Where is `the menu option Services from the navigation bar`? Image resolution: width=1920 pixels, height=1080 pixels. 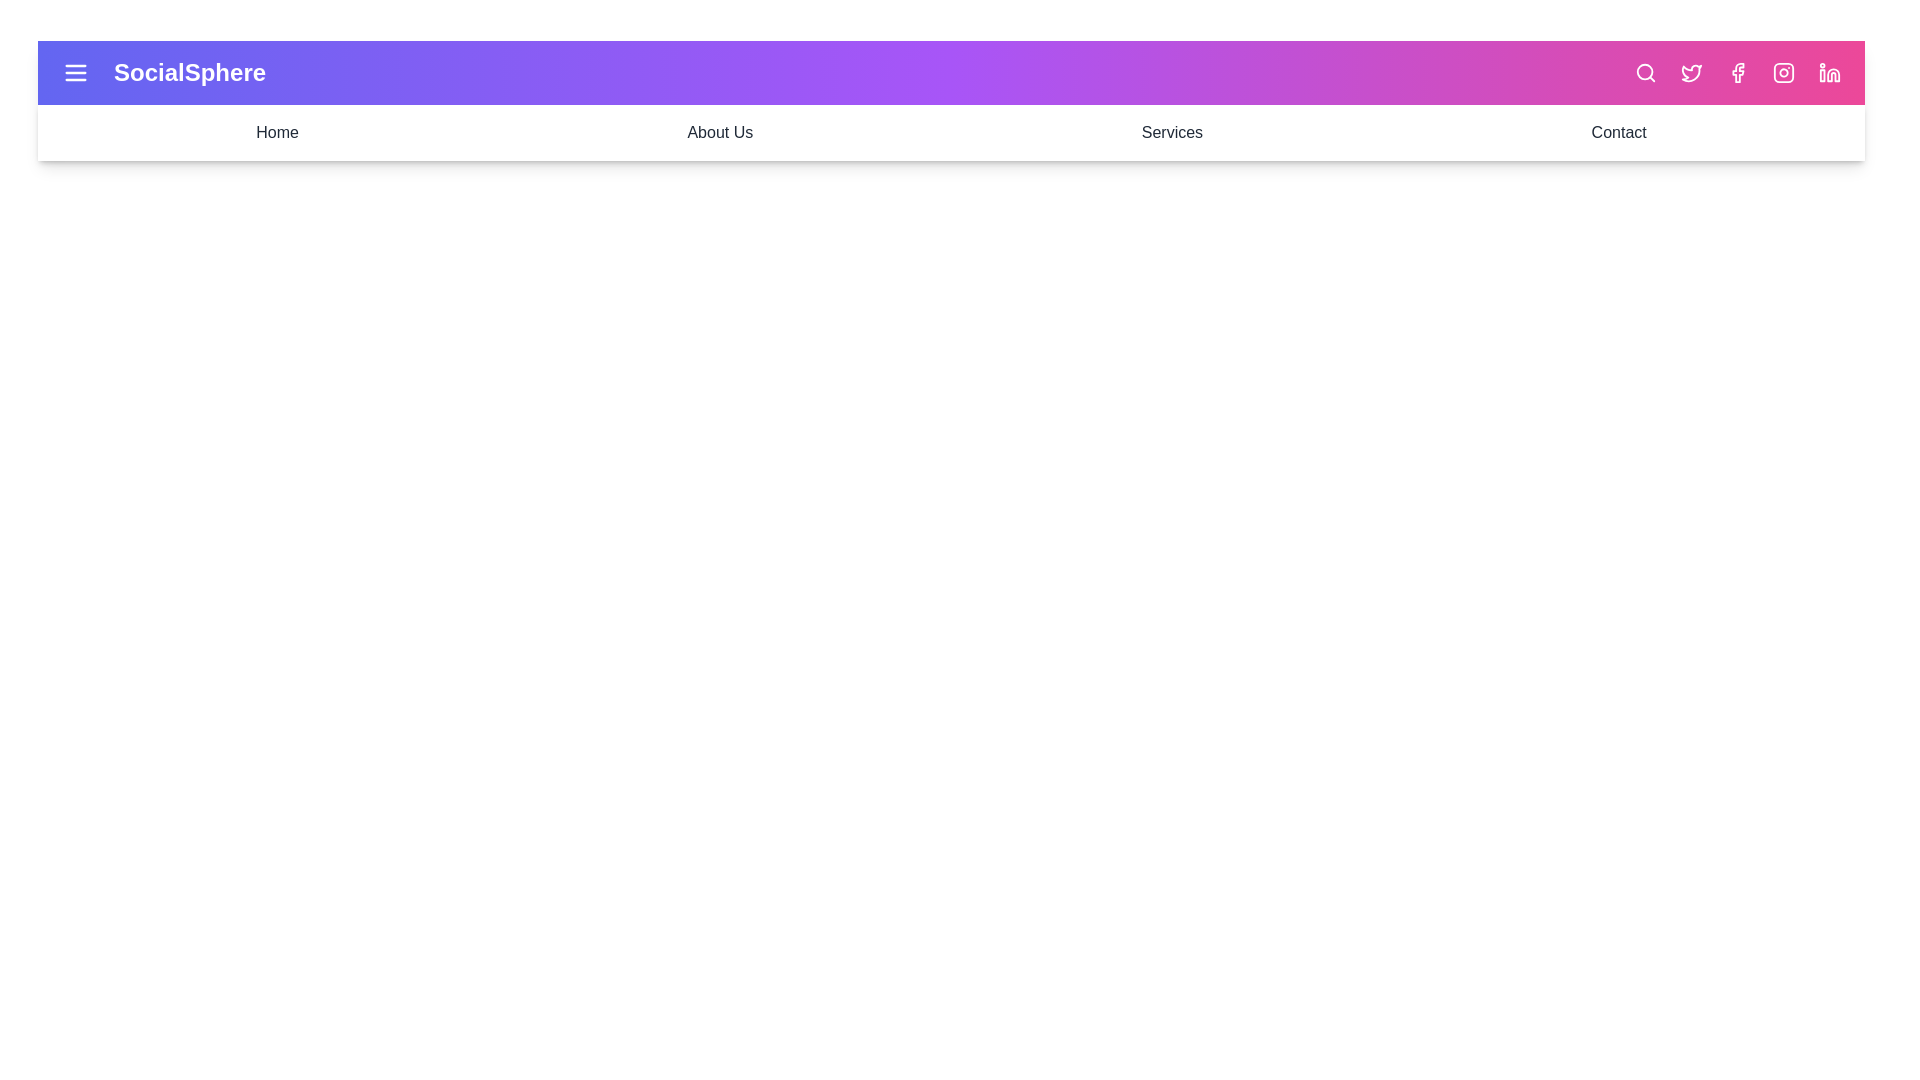
the menu option Services from the navigation bar is located at coordinates (1172, 132).